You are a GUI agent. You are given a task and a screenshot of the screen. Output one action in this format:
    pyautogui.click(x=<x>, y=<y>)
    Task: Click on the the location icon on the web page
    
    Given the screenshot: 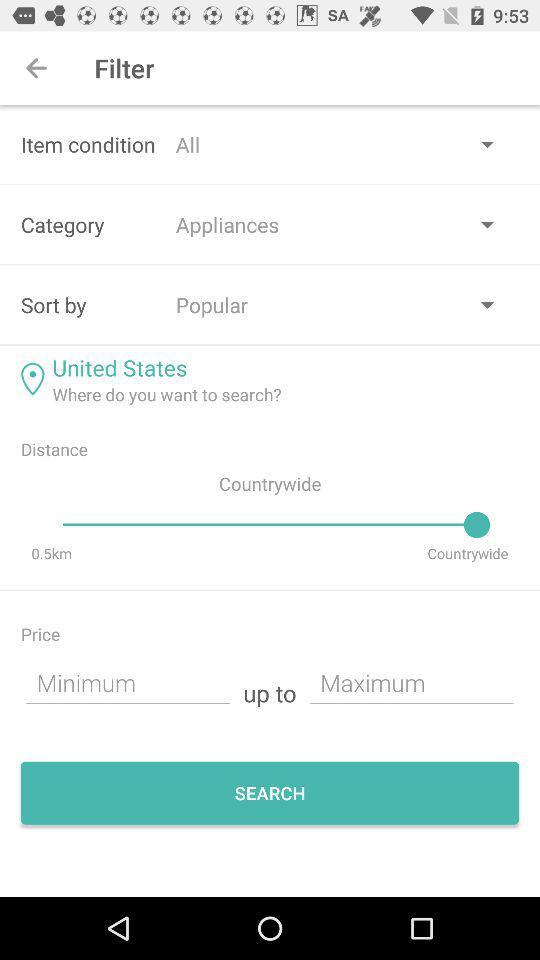 What is the action you would take?
    pyautogui.click(x=31, y=378)
    